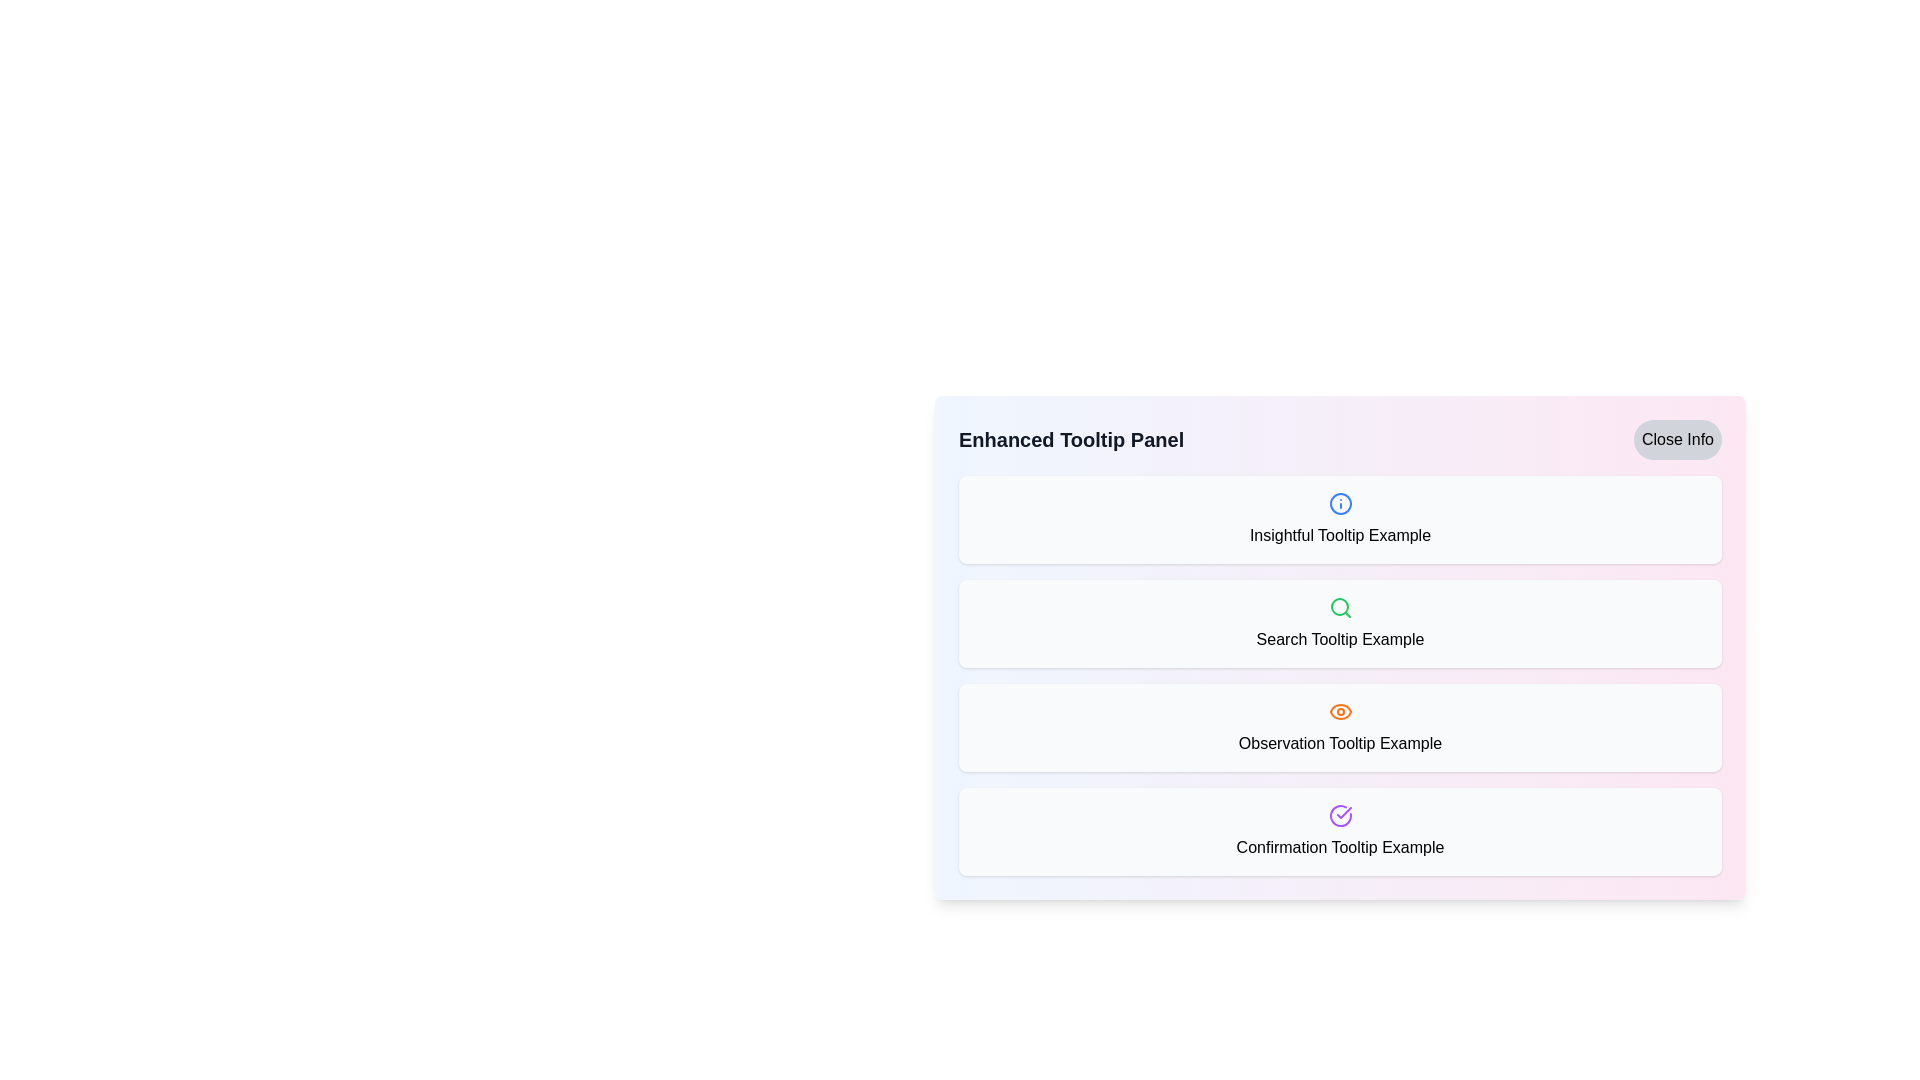 The height and width of the screenshot is (1080, 1920). I want to click on text of the header Text Label that introduces the content area containing tooltip examples, located to the left of the 'Close Info' button, so click(1070, 438).